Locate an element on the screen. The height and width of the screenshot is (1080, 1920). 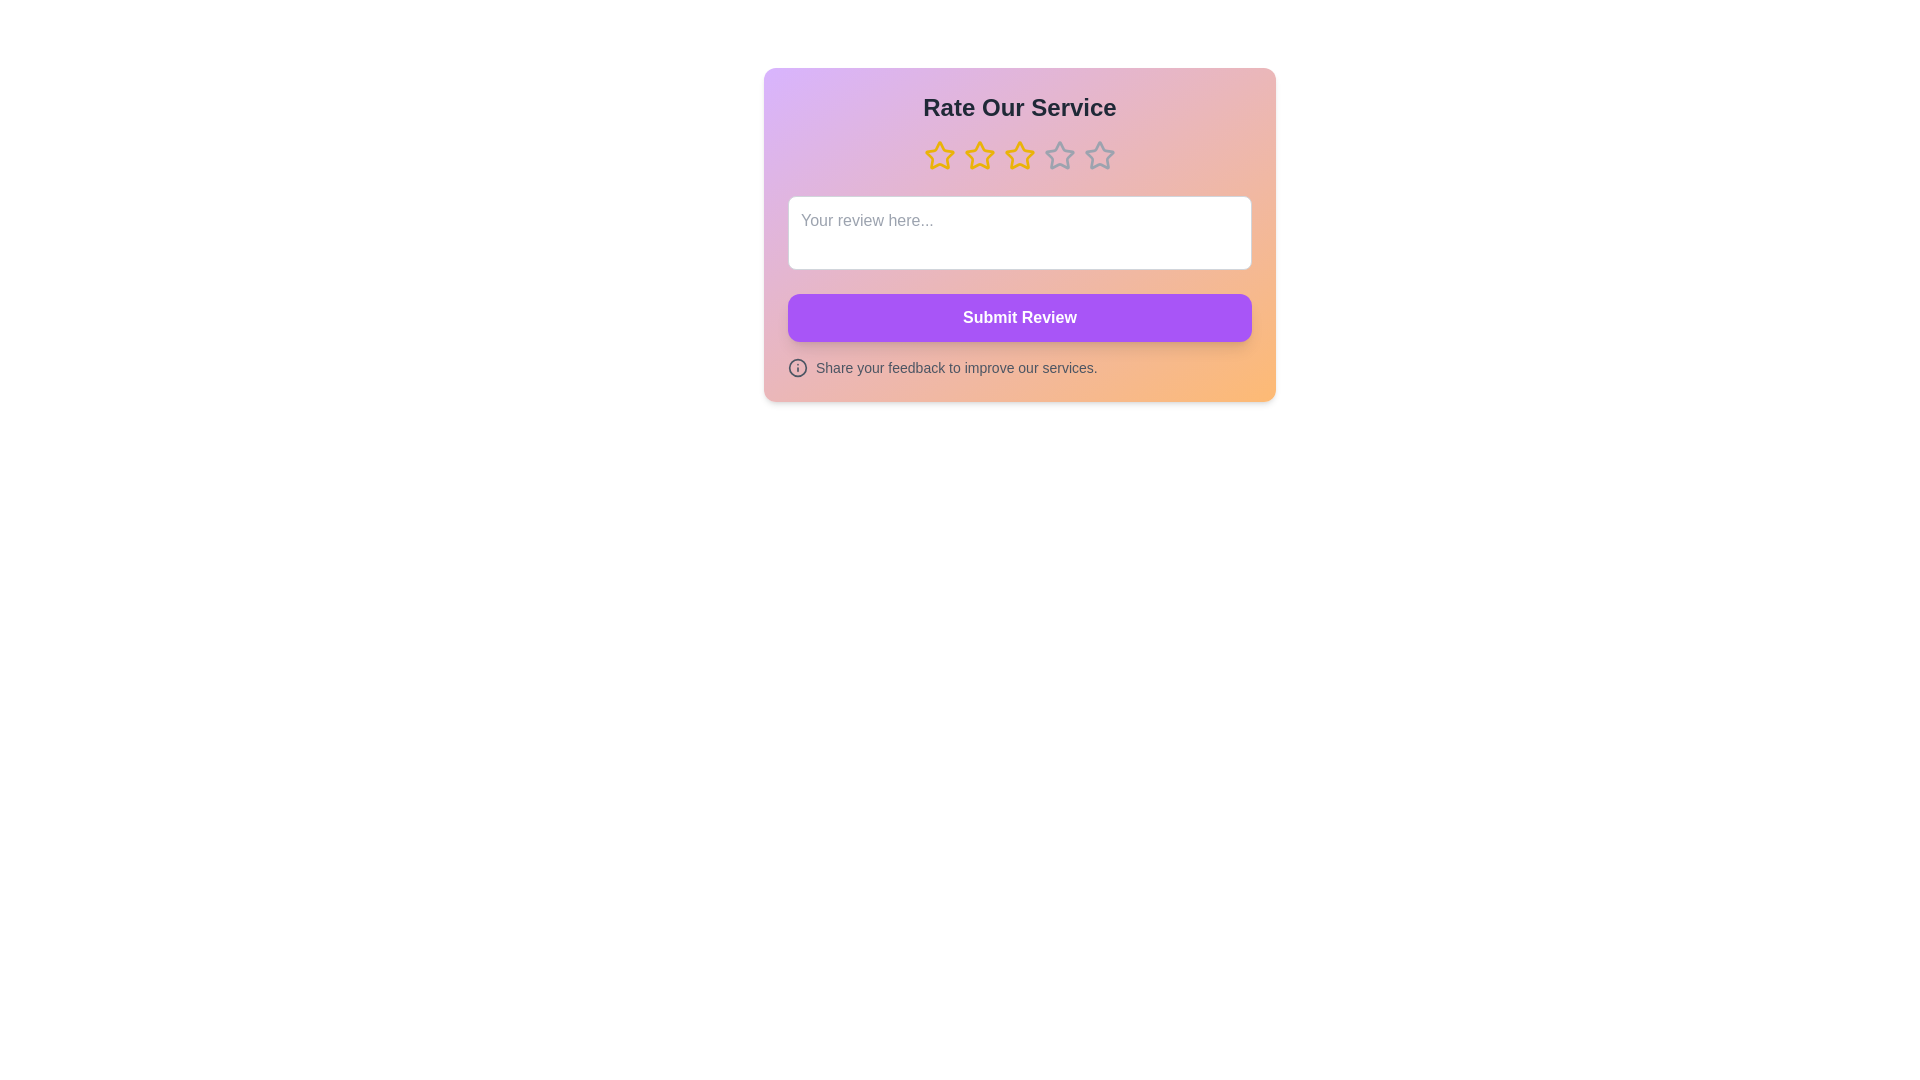
the fifth star in the rating system is located at coordinates (1098, 153).